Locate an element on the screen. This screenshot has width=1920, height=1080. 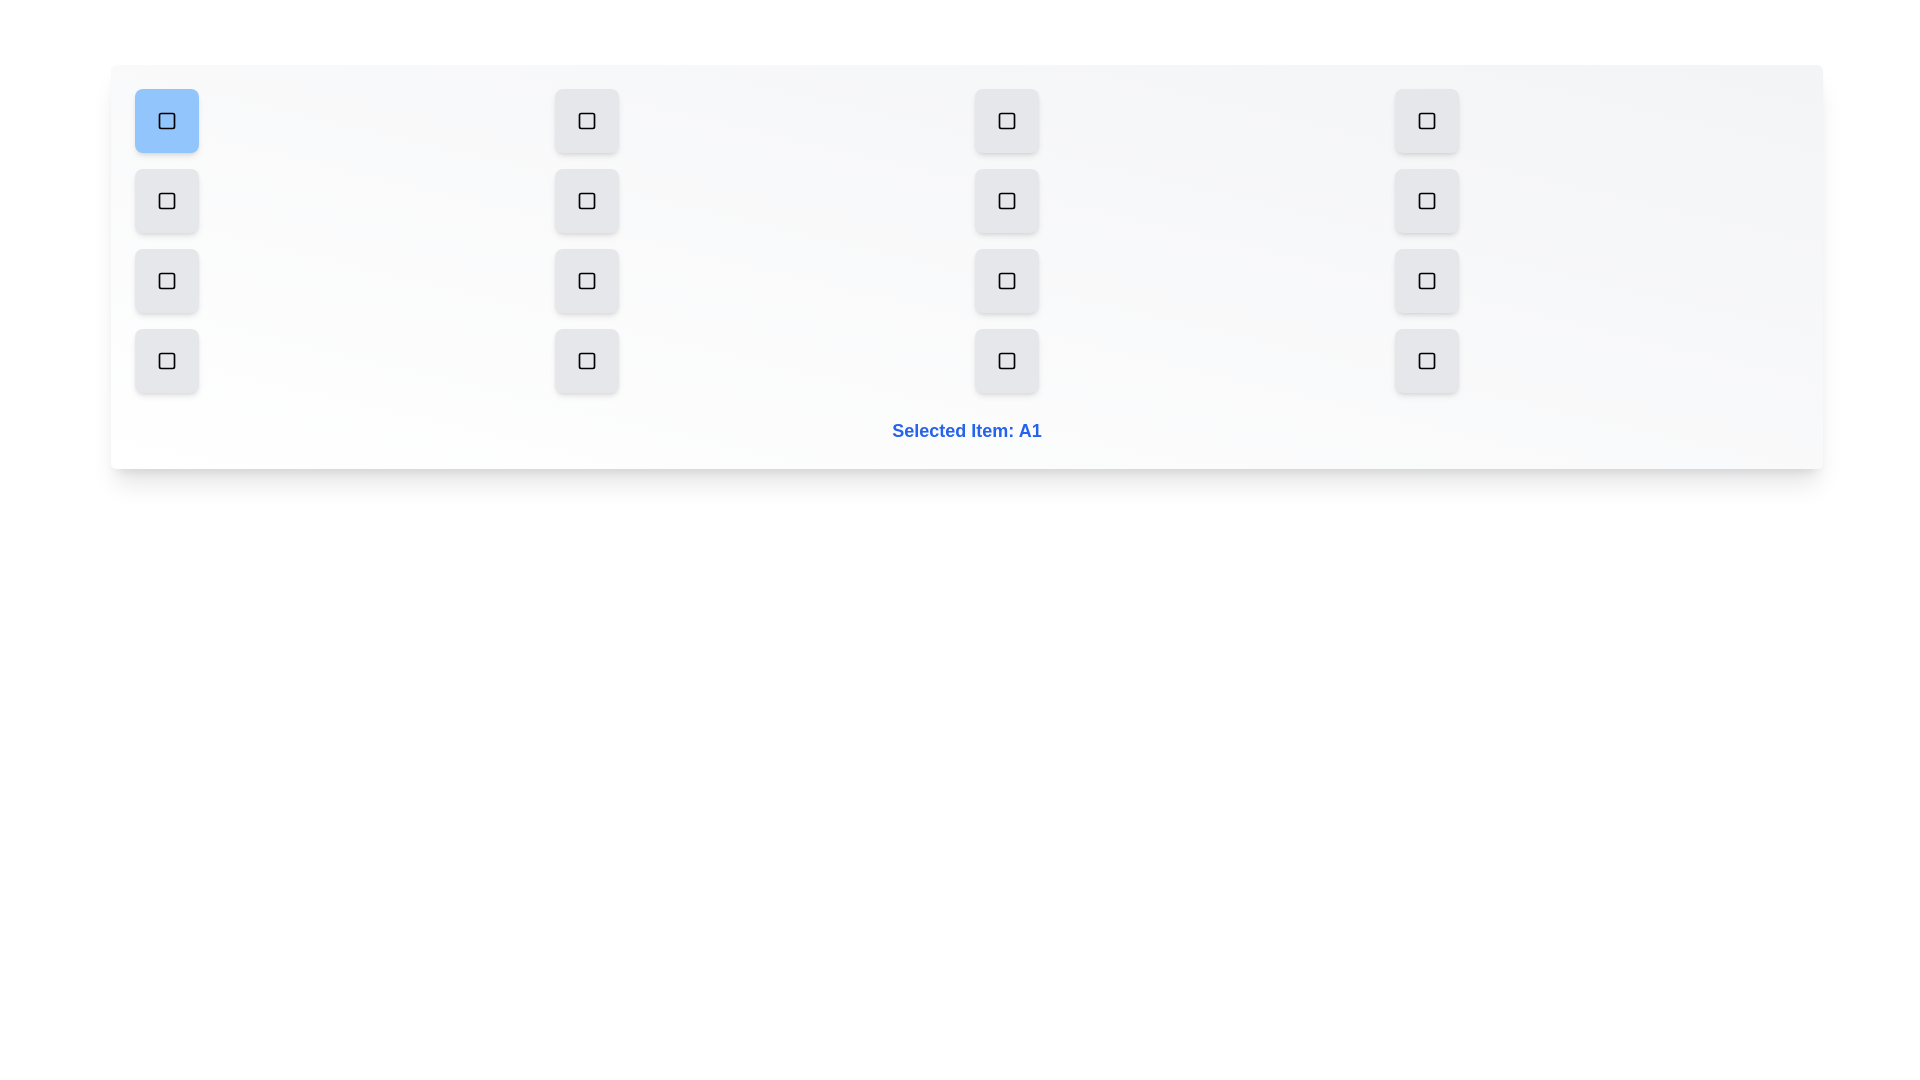
the grid item D1 to select it is located at coordinates (167, 361).